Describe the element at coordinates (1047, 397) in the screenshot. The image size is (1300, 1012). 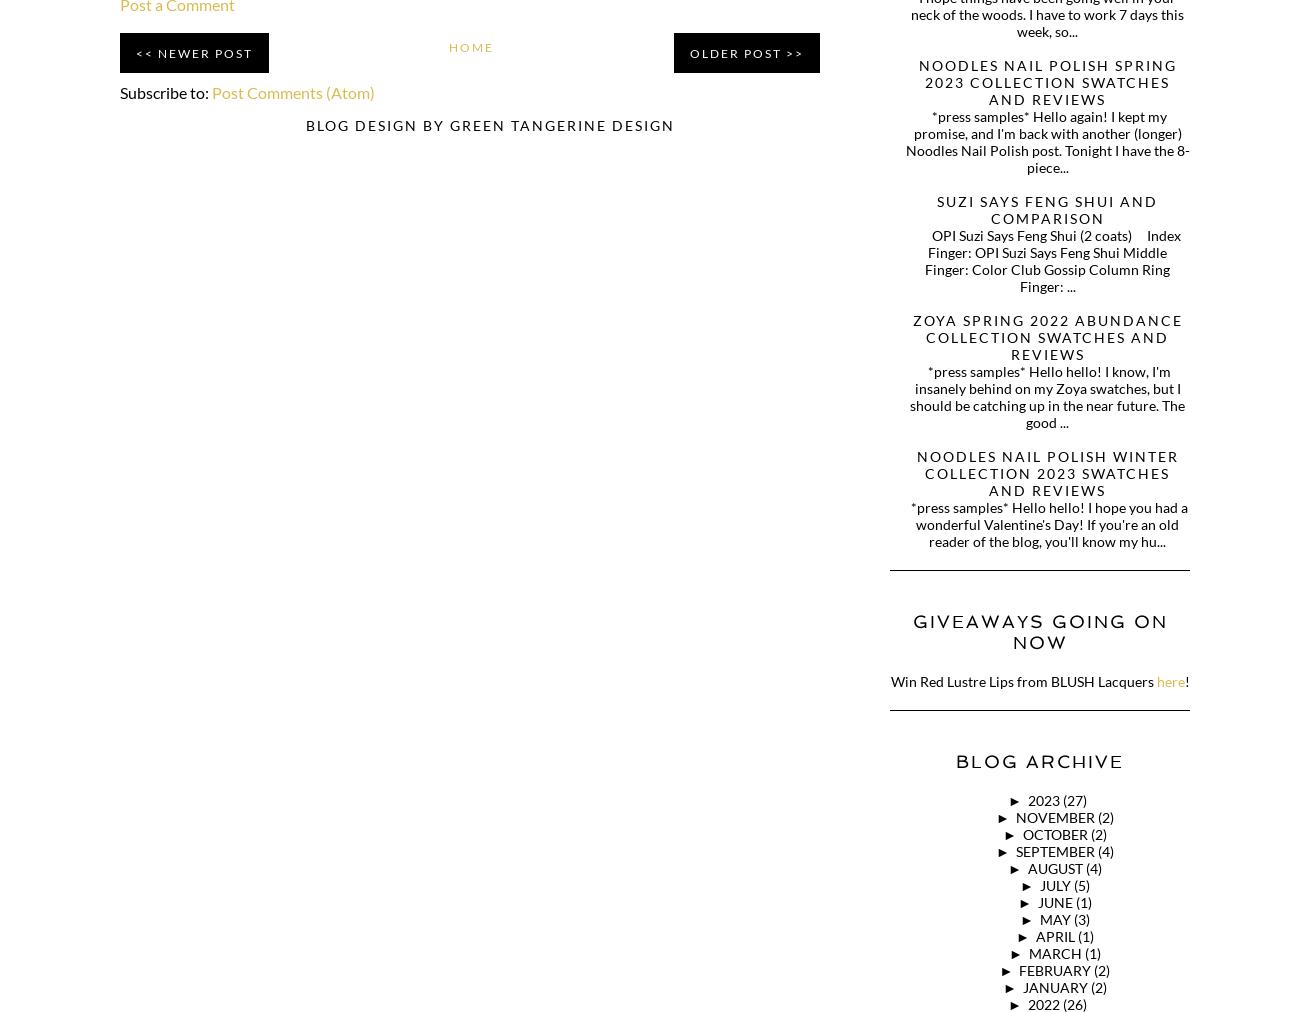
I see `'*press samples* Hello hello! I know, I'm insanely behind on my Zoya swatches, but I should be catching up in the near future. The good ...'` at that location.